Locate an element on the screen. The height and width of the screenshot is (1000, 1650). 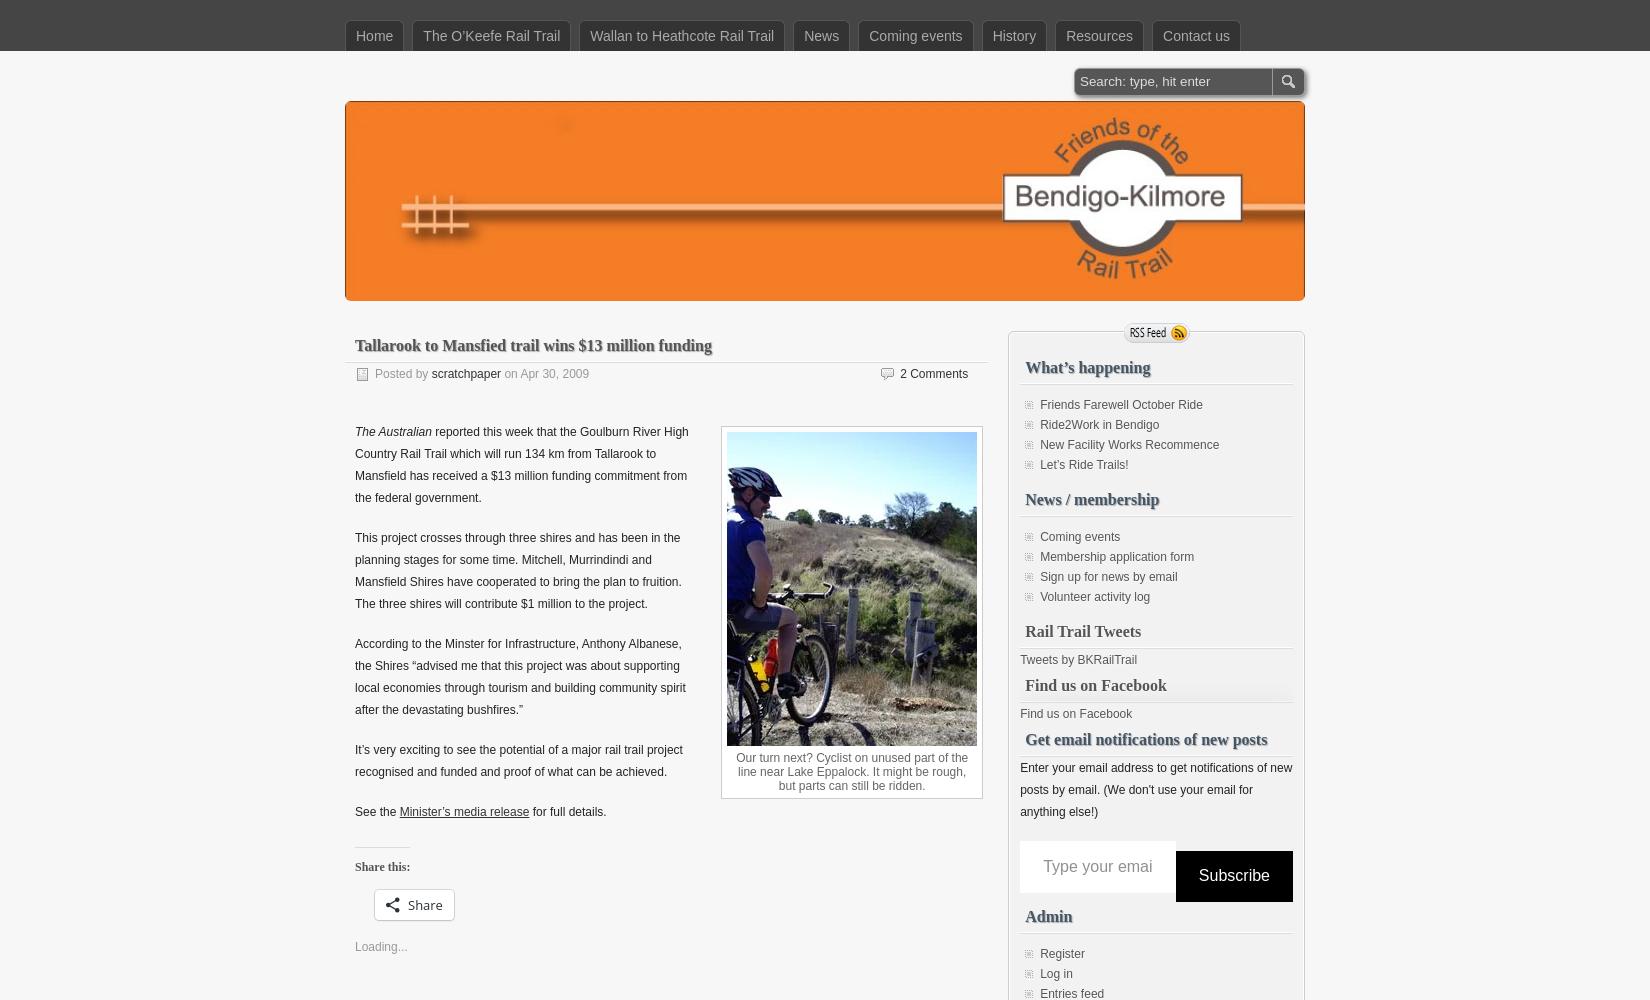
'Register' is located at coordinates (1039, 952).